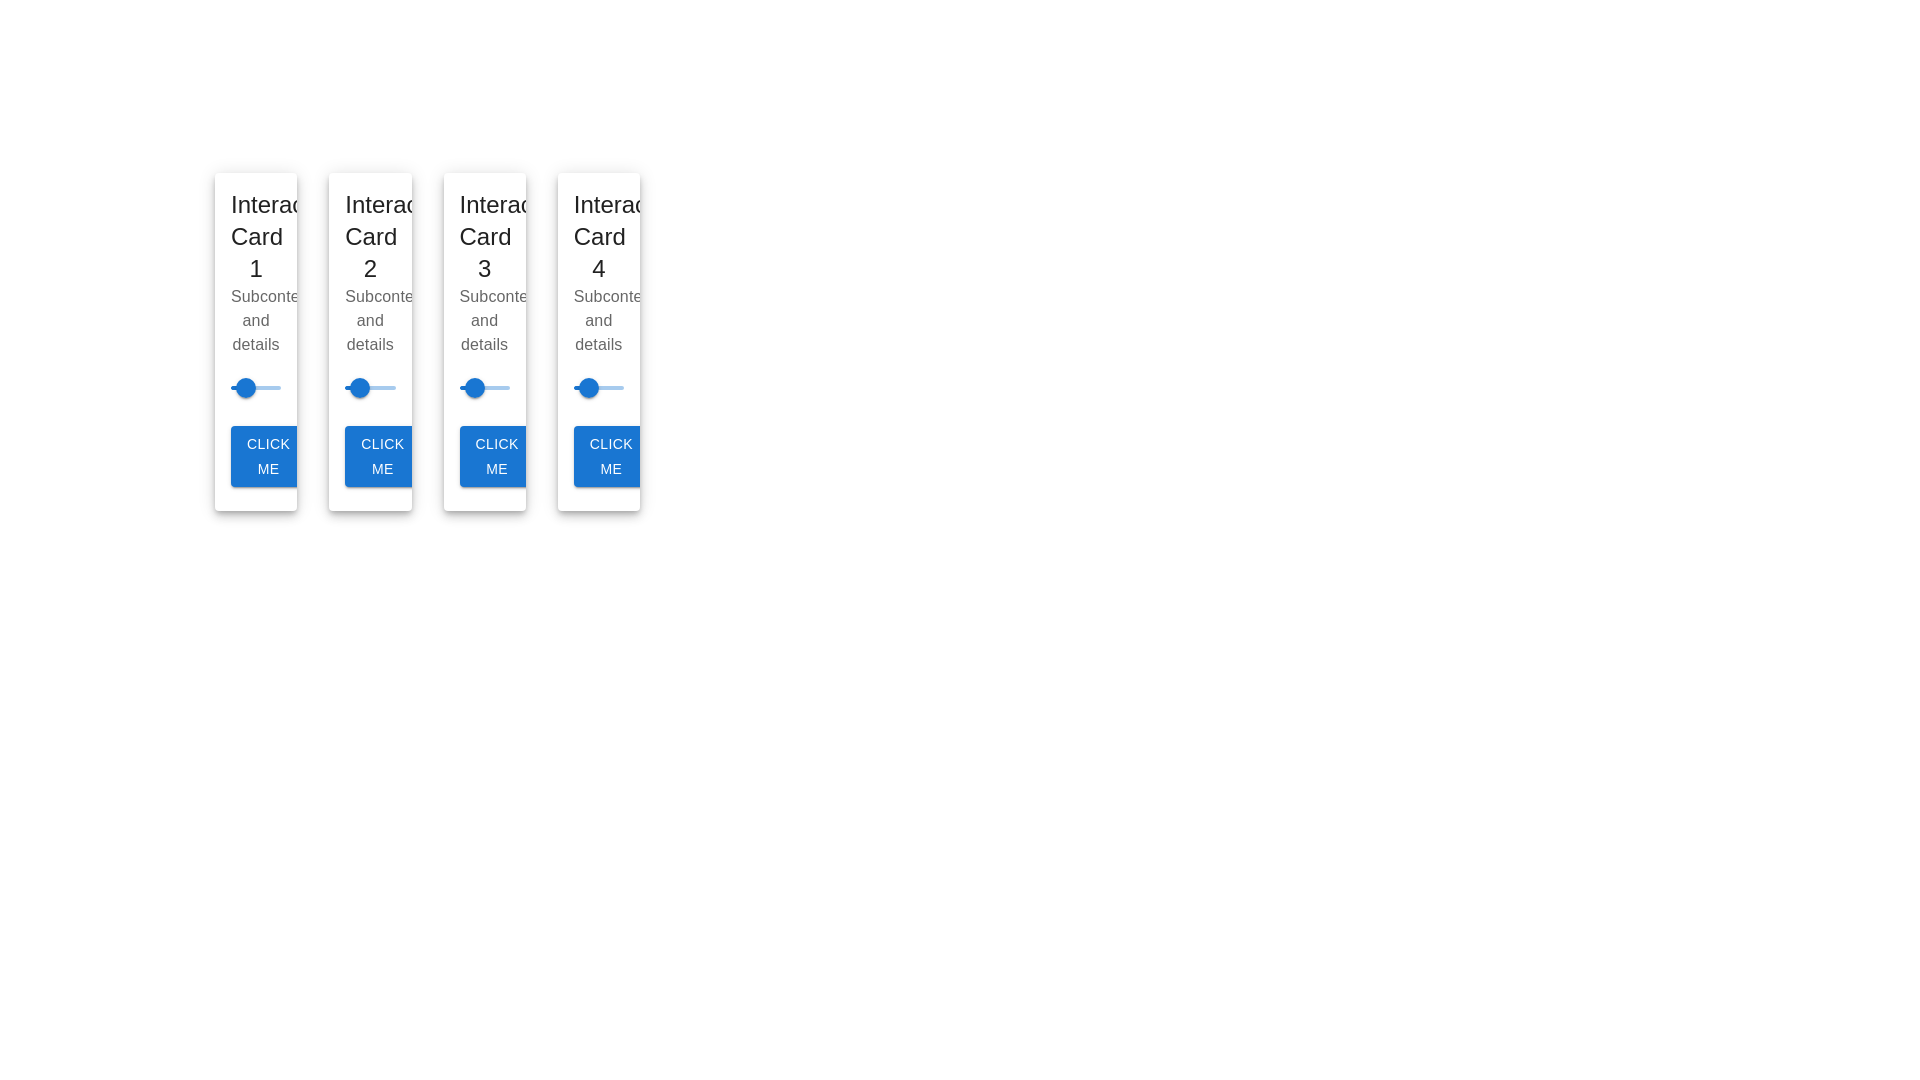  What do you see at coordinates (436, 388) in the screenshot?
I see `the slider value` at bounding box center [436, 388].